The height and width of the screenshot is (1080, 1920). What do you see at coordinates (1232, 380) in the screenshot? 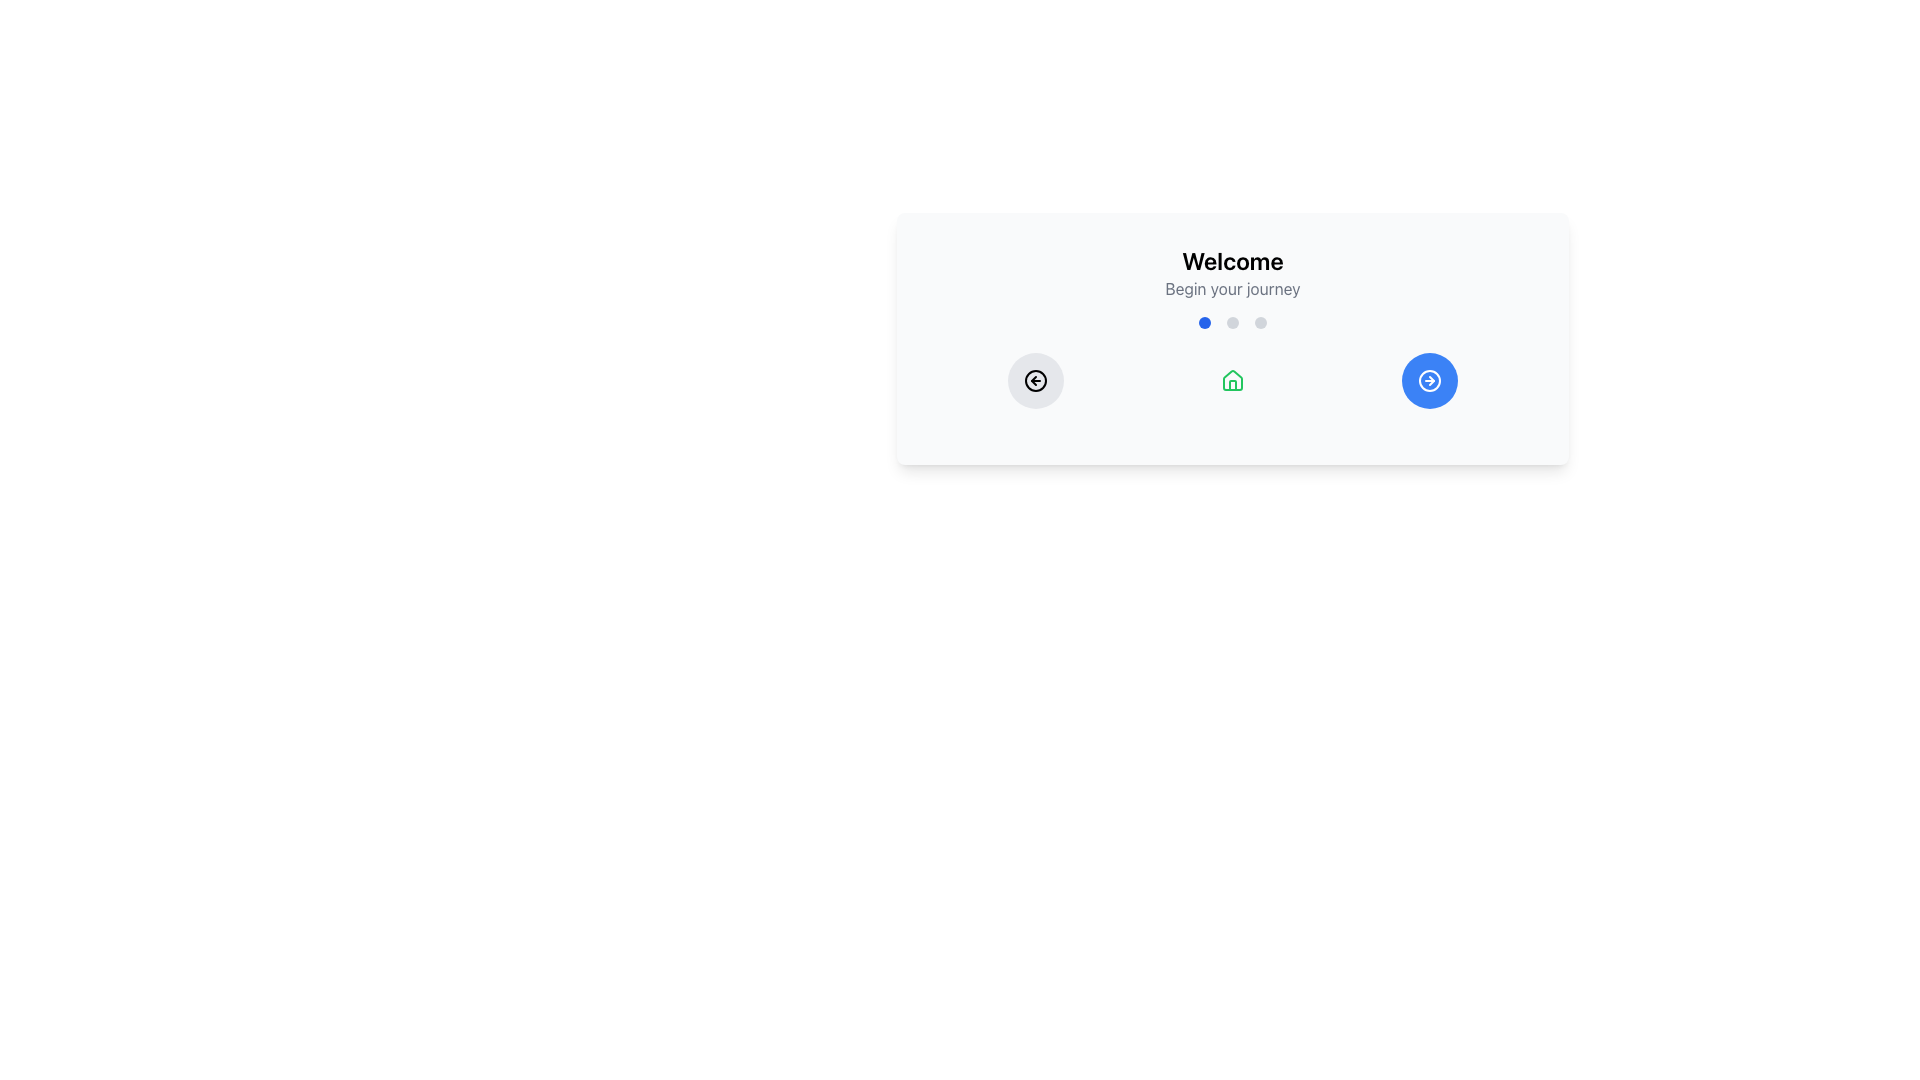
I see `the small house-shaped icon with a green outline located centrally under the Welcome header, positioned between two circular icons` at bounding box center [1232, 380].